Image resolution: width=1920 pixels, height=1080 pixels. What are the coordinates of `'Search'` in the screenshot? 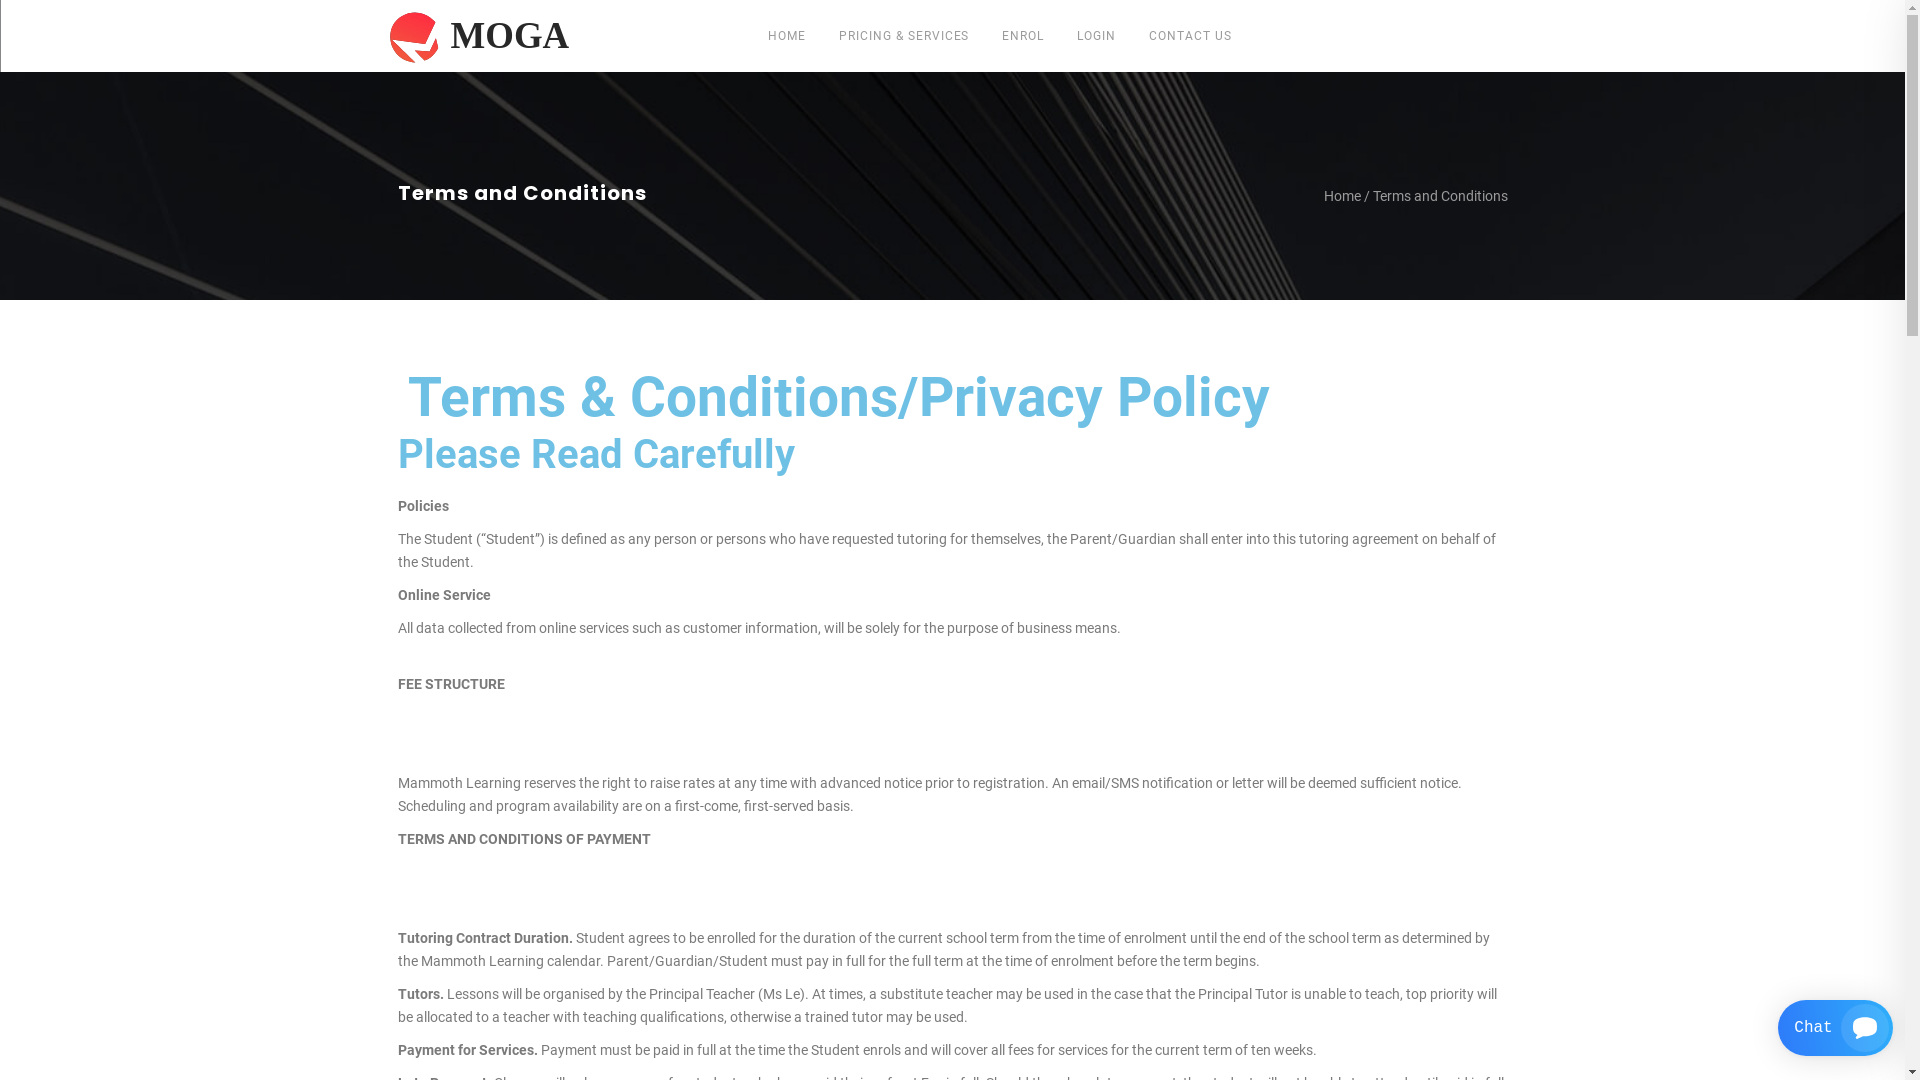 It's located at (1267, 463).